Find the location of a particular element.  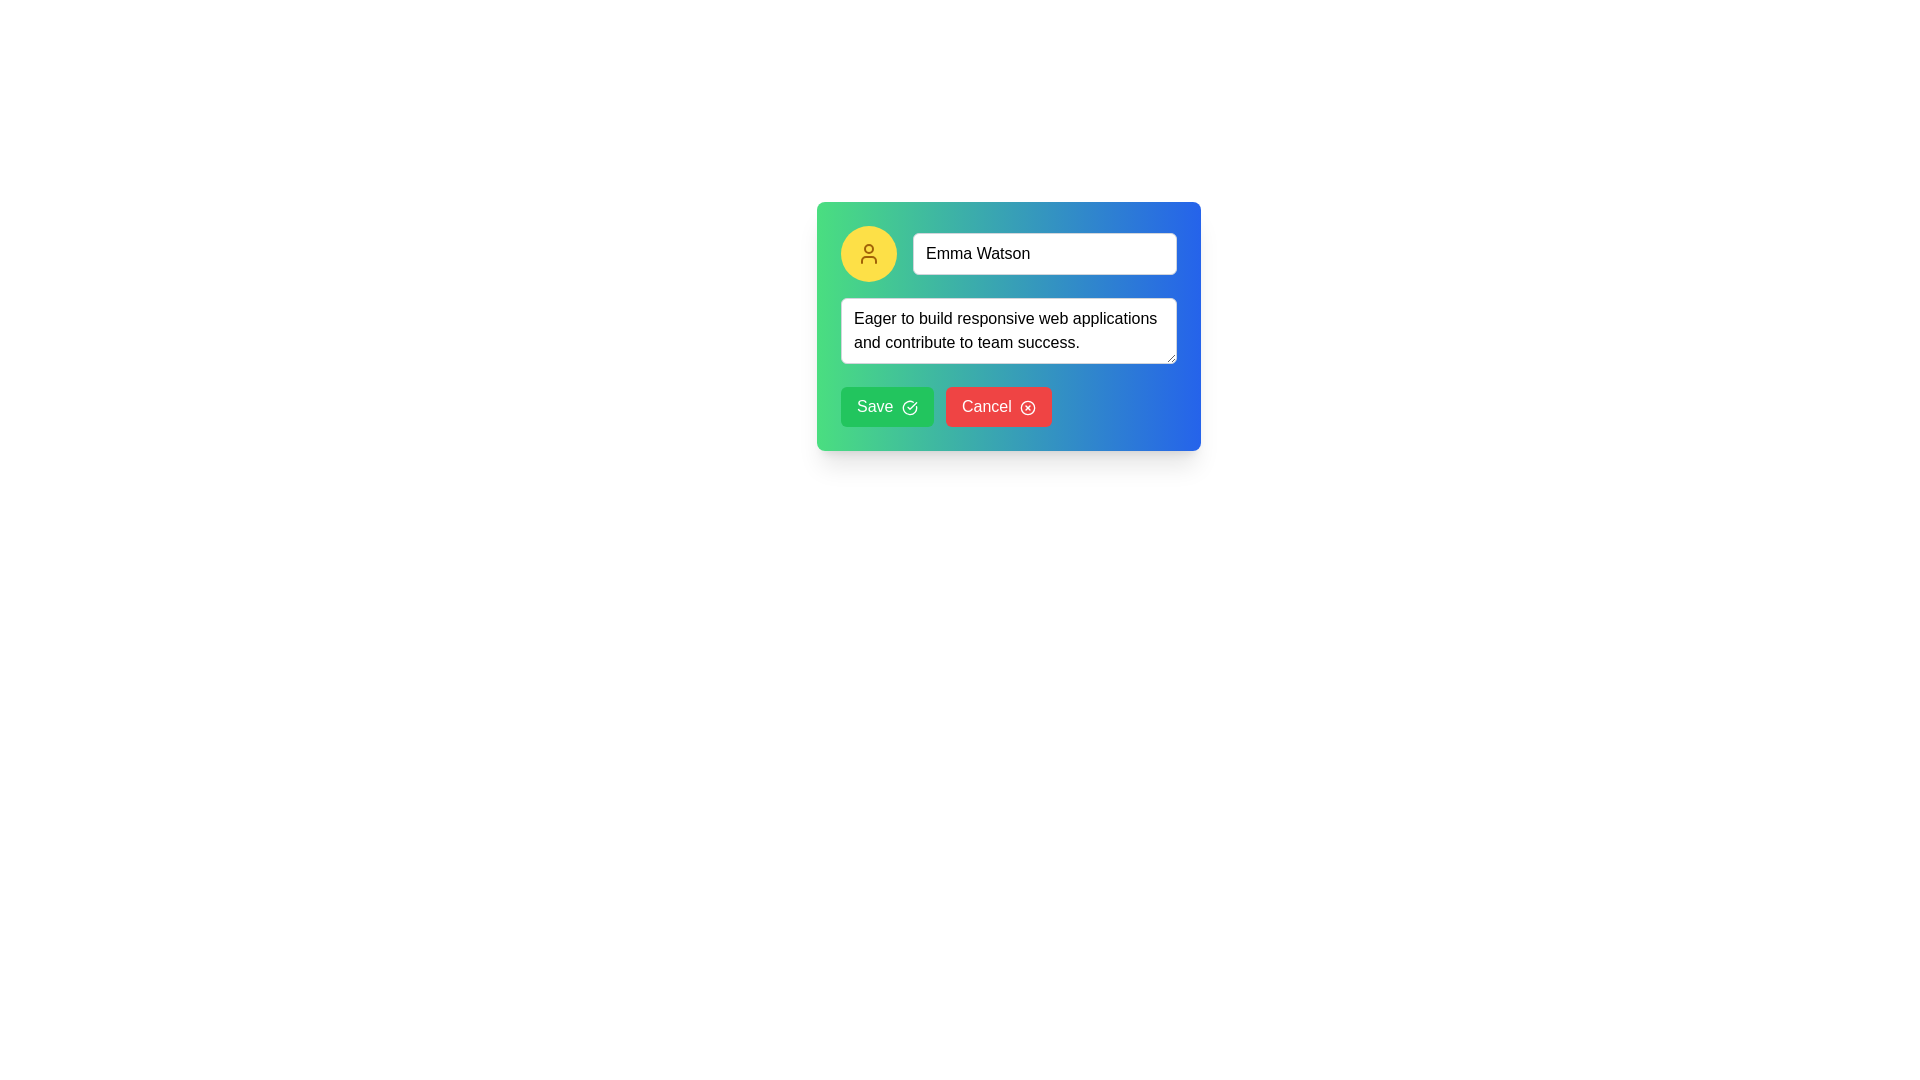

the button group positioned at the bottom of the blue card structure is located at coordinates (1008, 406).